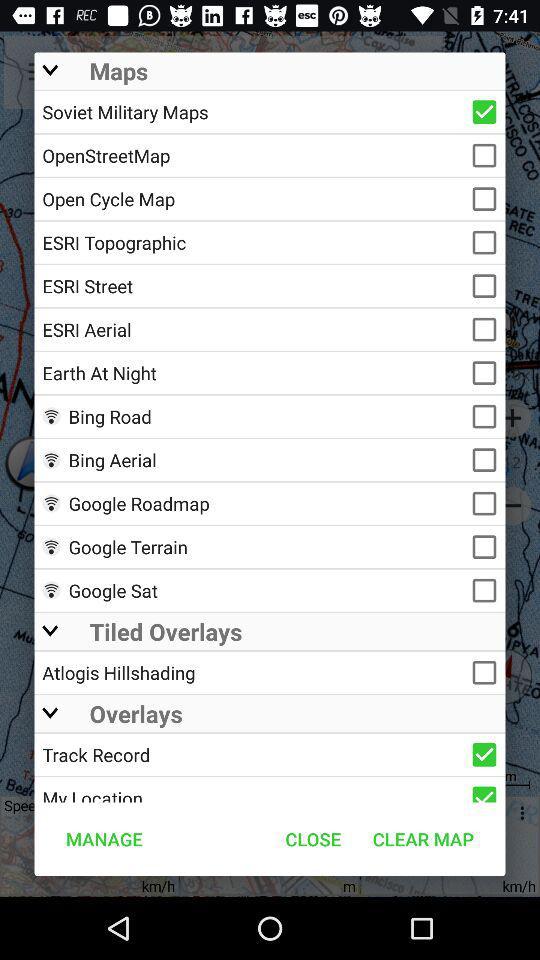 This screenshot has height=960, width=540. Describe the element at coordinates (104, 839) in the screenshot. I see `the manage item` at that location.